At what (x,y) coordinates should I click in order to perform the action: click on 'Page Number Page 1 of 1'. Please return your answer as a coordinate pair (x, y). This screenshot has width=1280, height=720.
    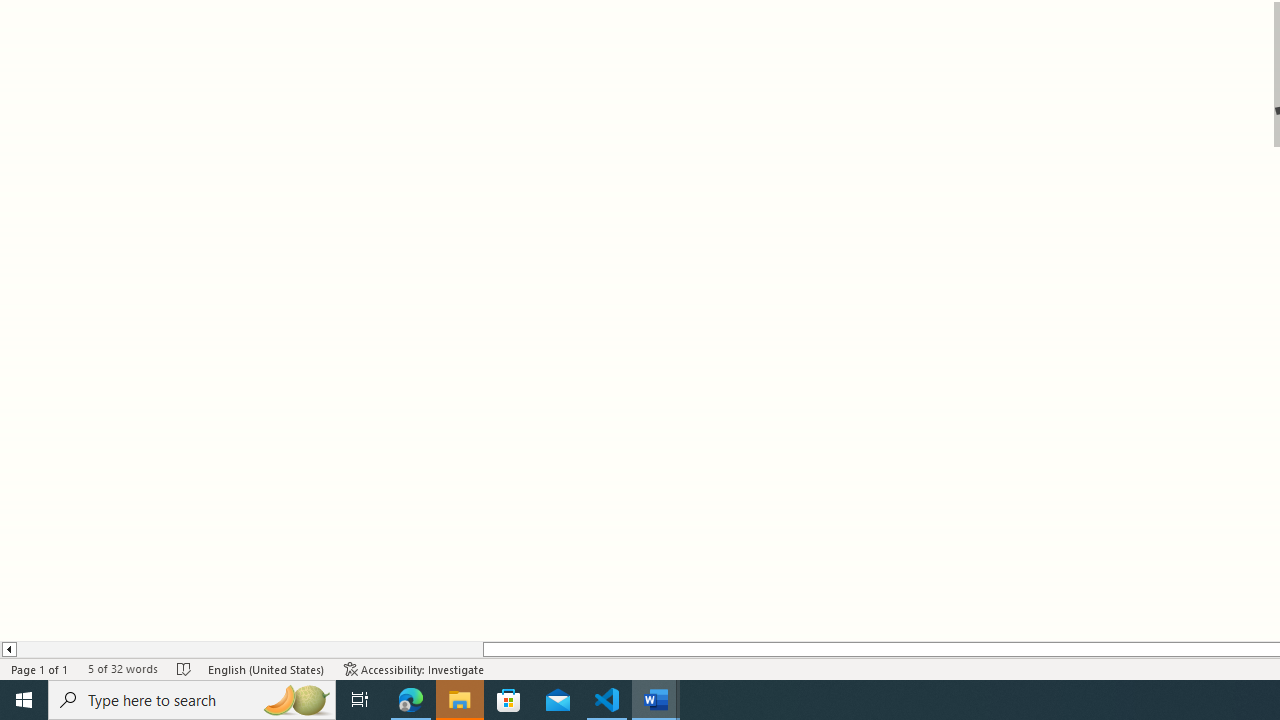
    Looking at the image, I should click on (40, 669).